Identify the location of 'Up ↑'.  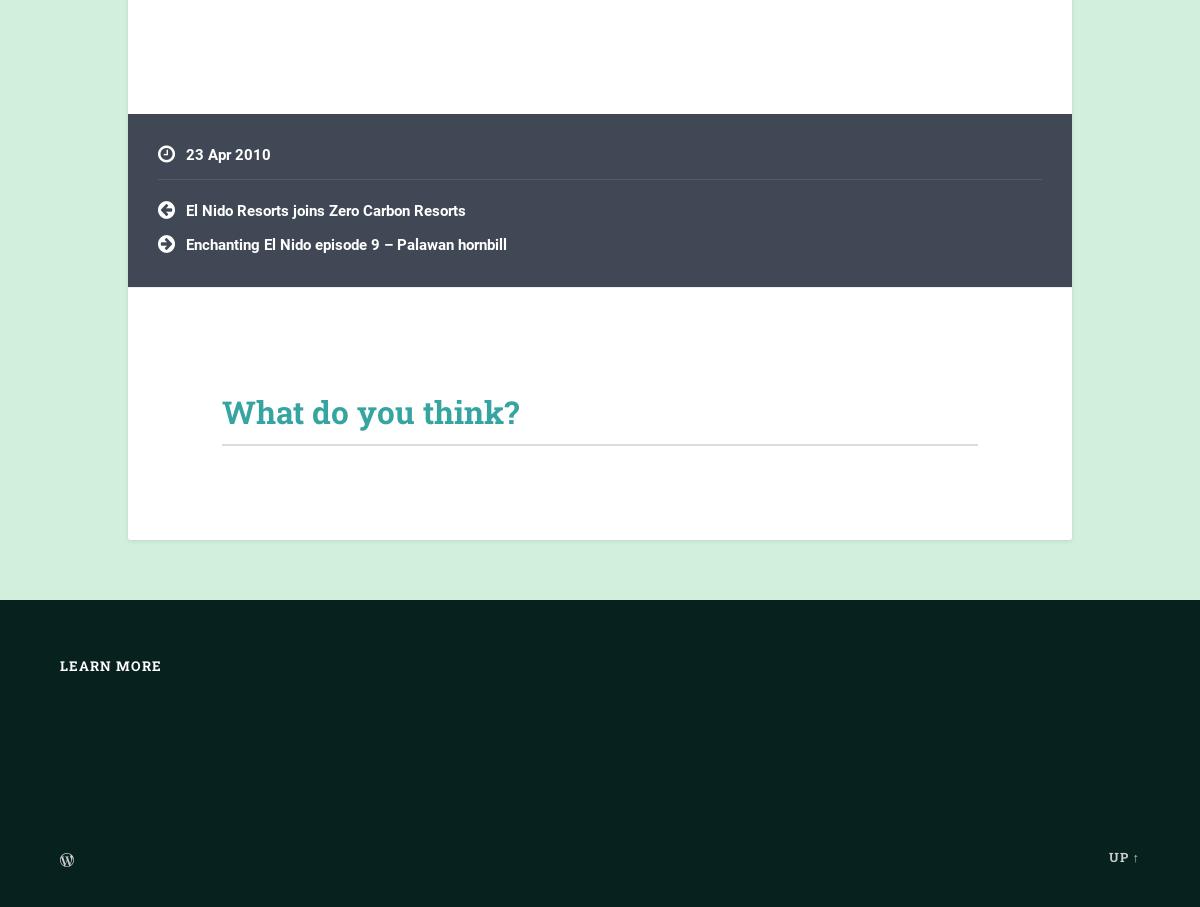
(1106, 856).